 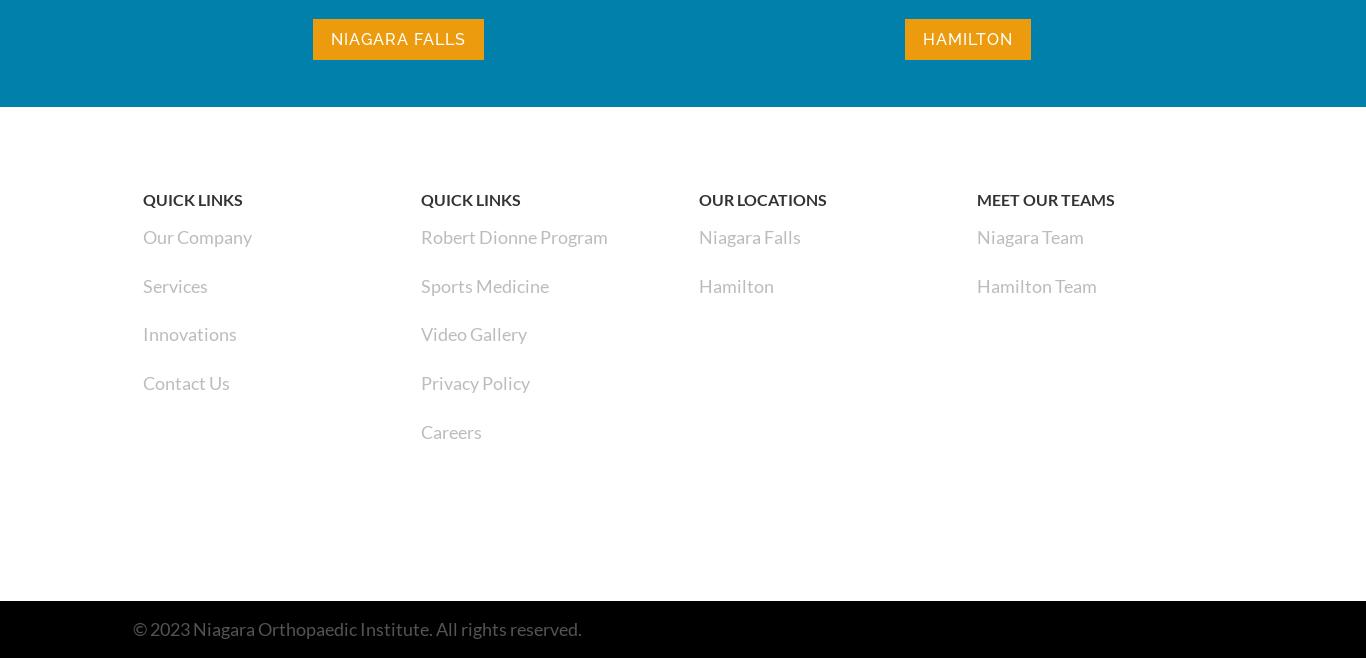 I want to click on 'Our Locations', so click(x=763, y=199).